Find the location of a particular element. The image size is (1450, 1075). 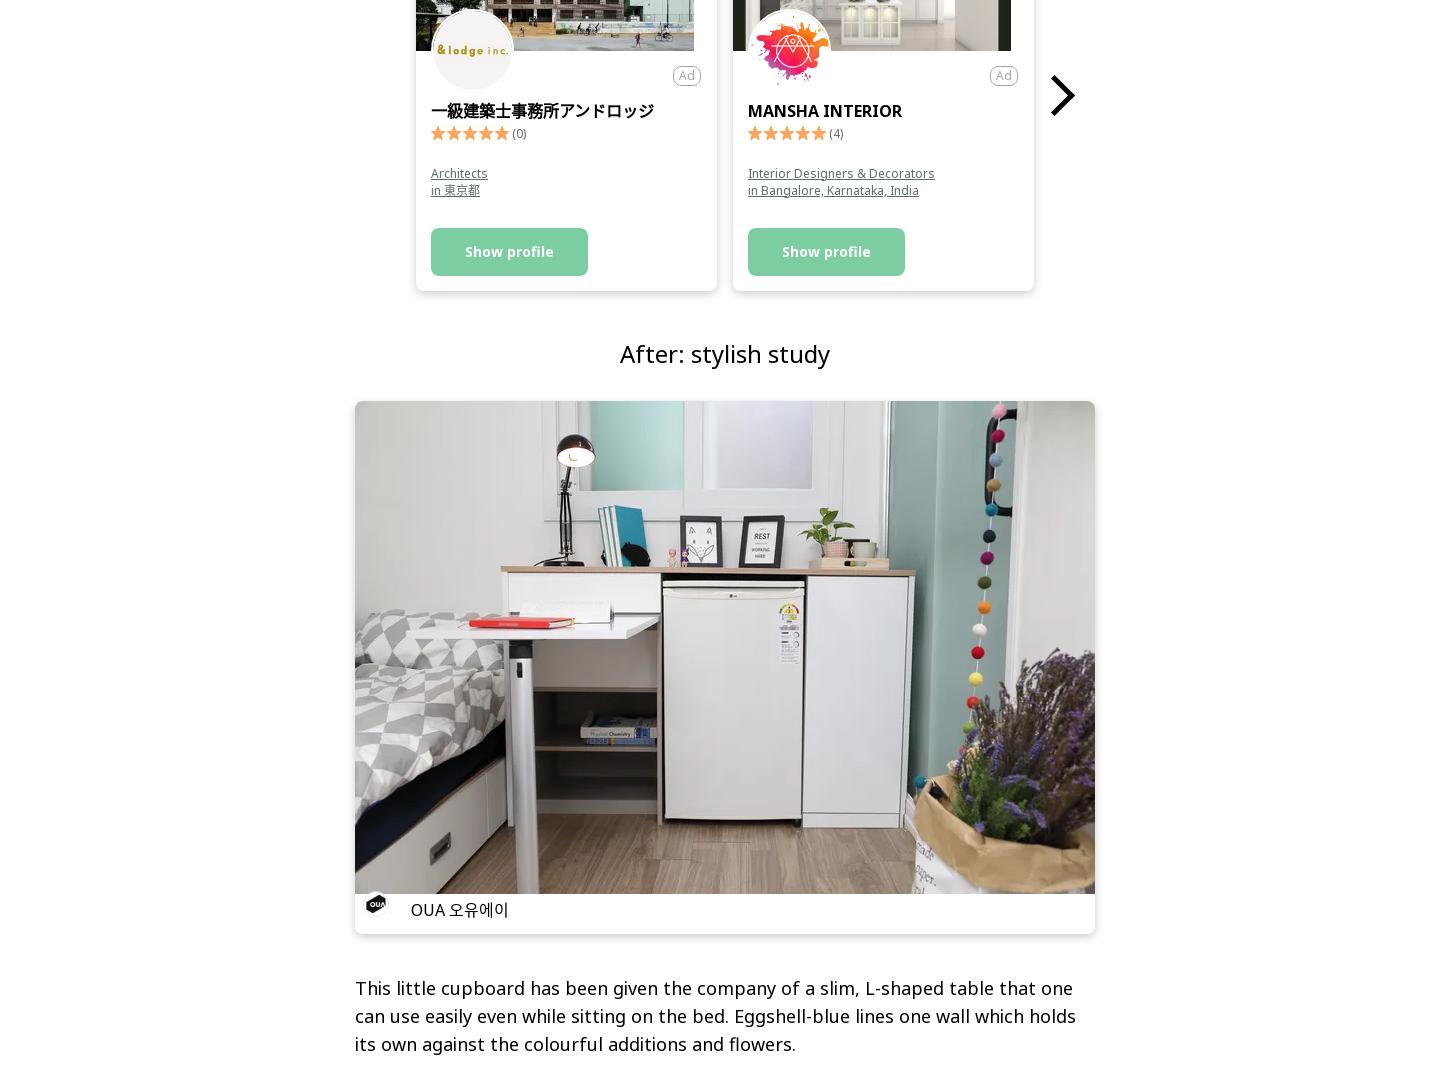

'After: stylish study' is located at coordinates (725, 353).